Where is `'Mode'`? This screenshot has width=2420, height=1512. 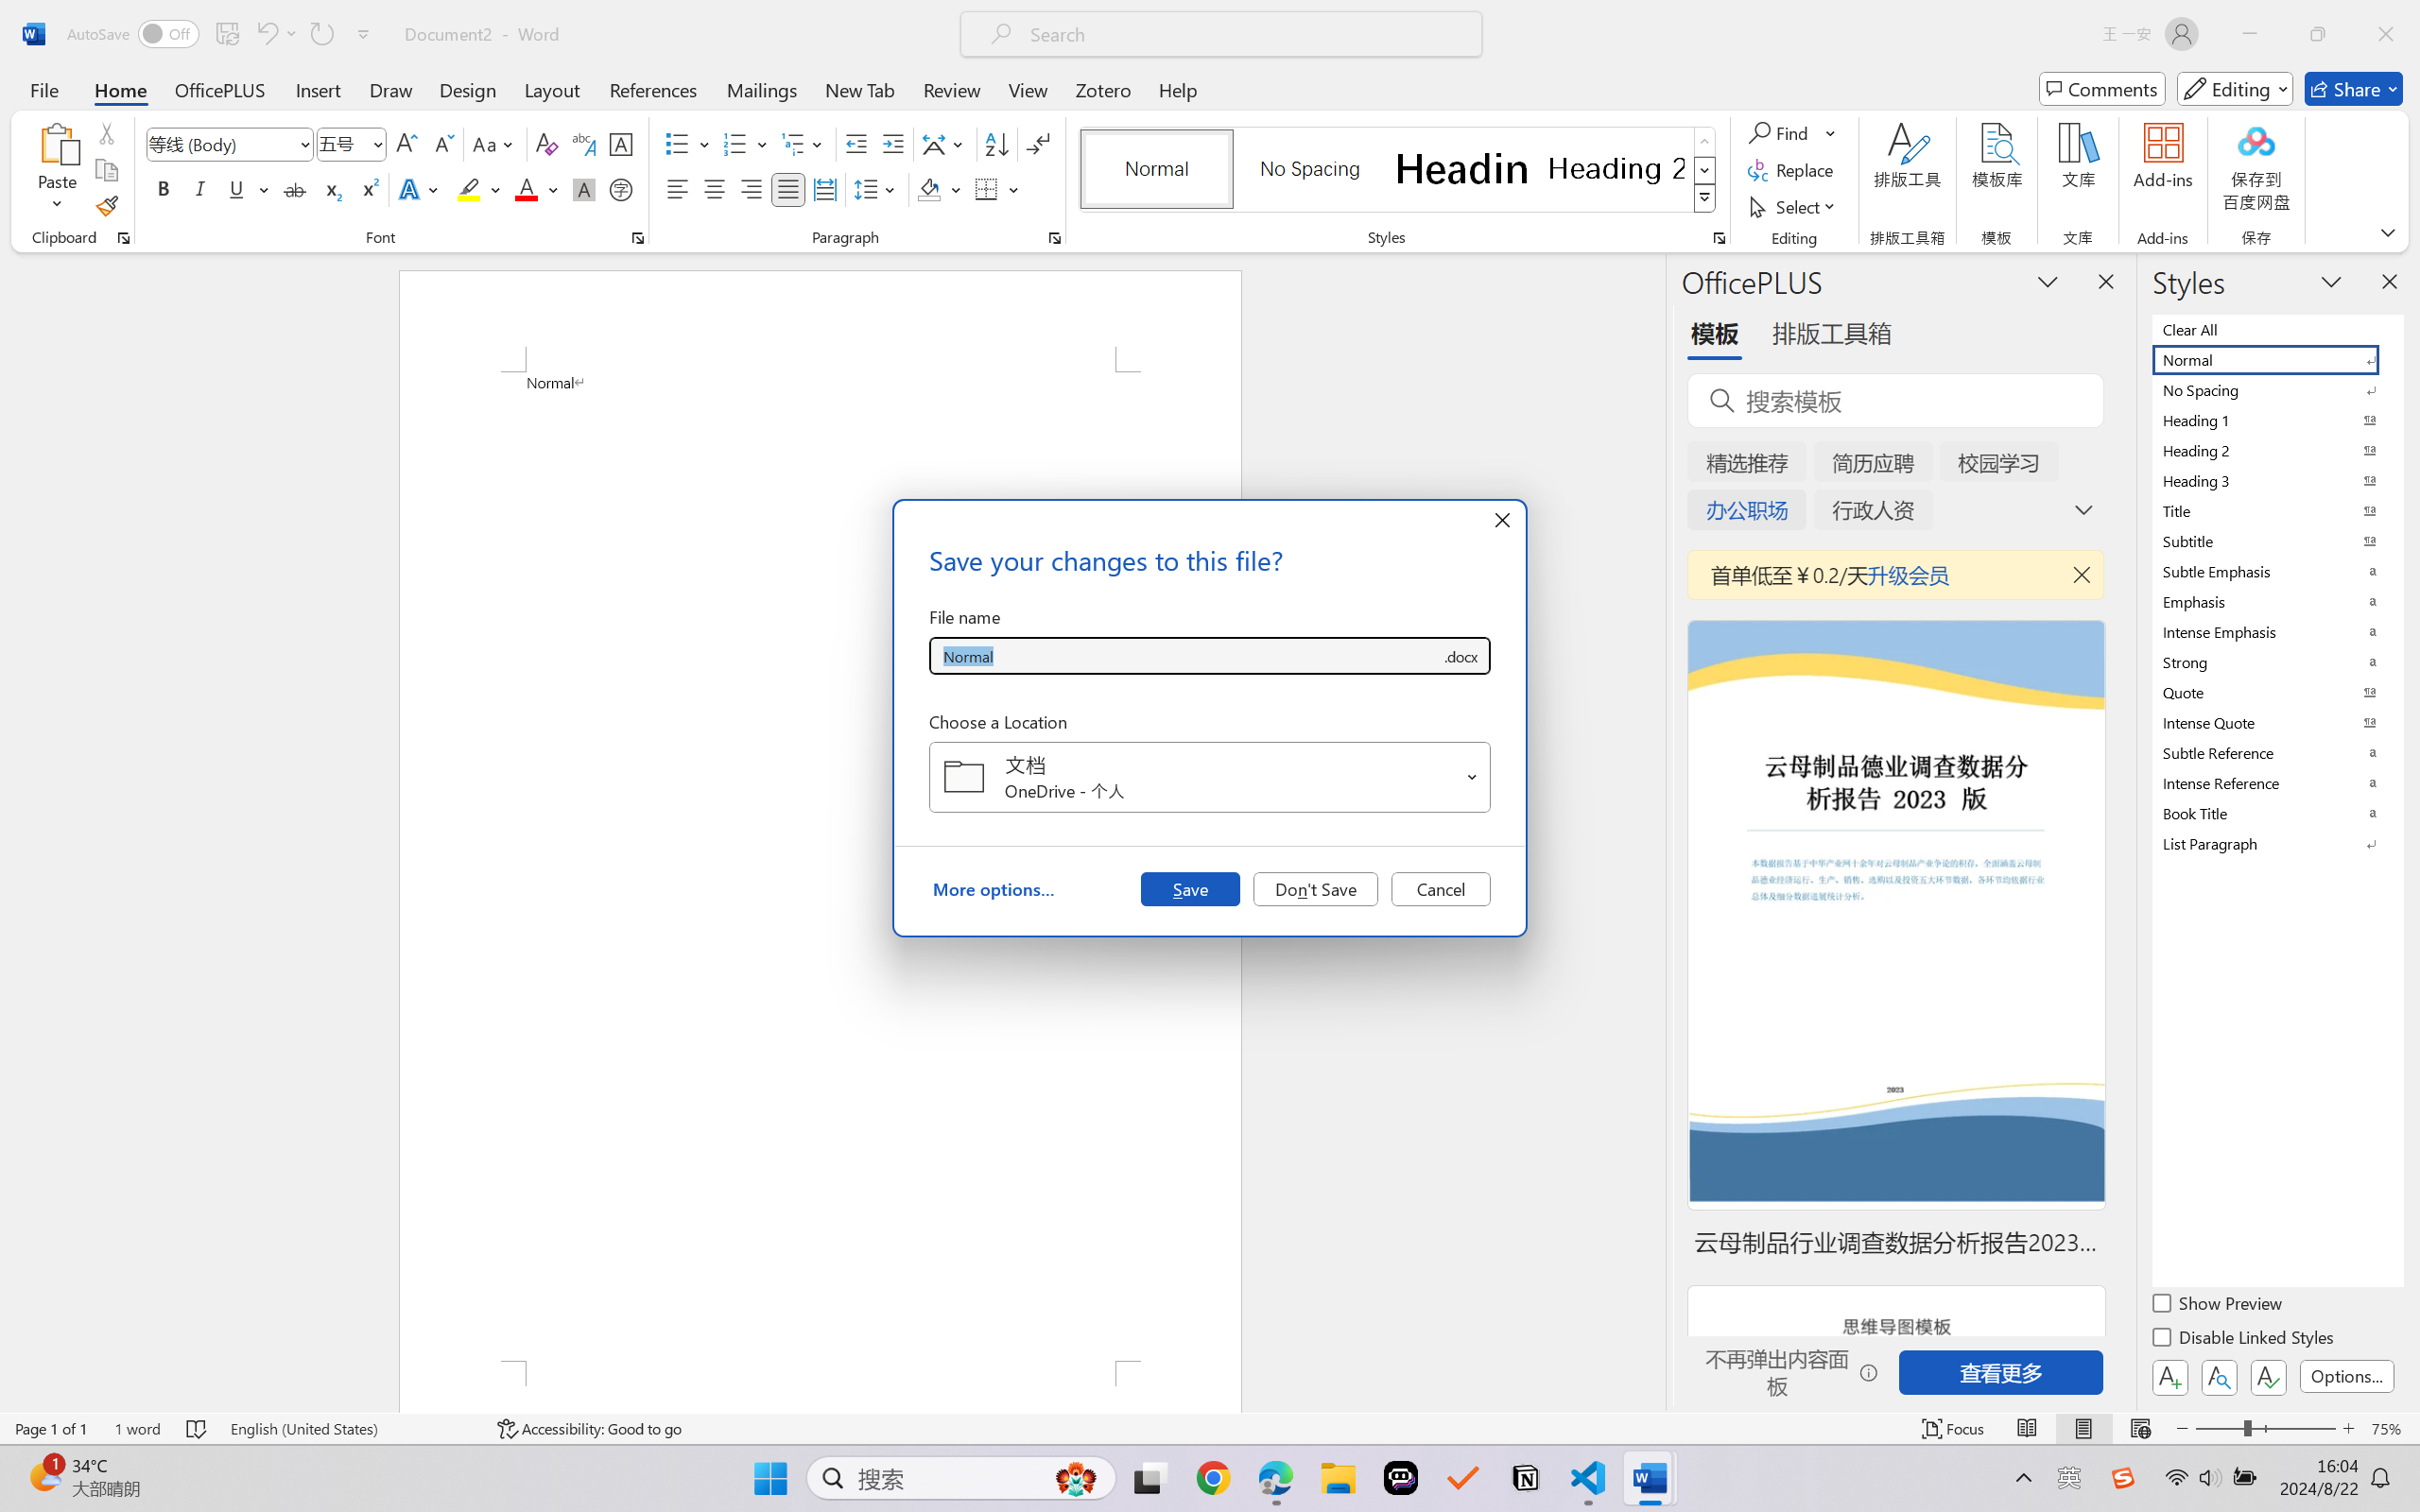 'Mode' is located at coordinates (2235, 88).